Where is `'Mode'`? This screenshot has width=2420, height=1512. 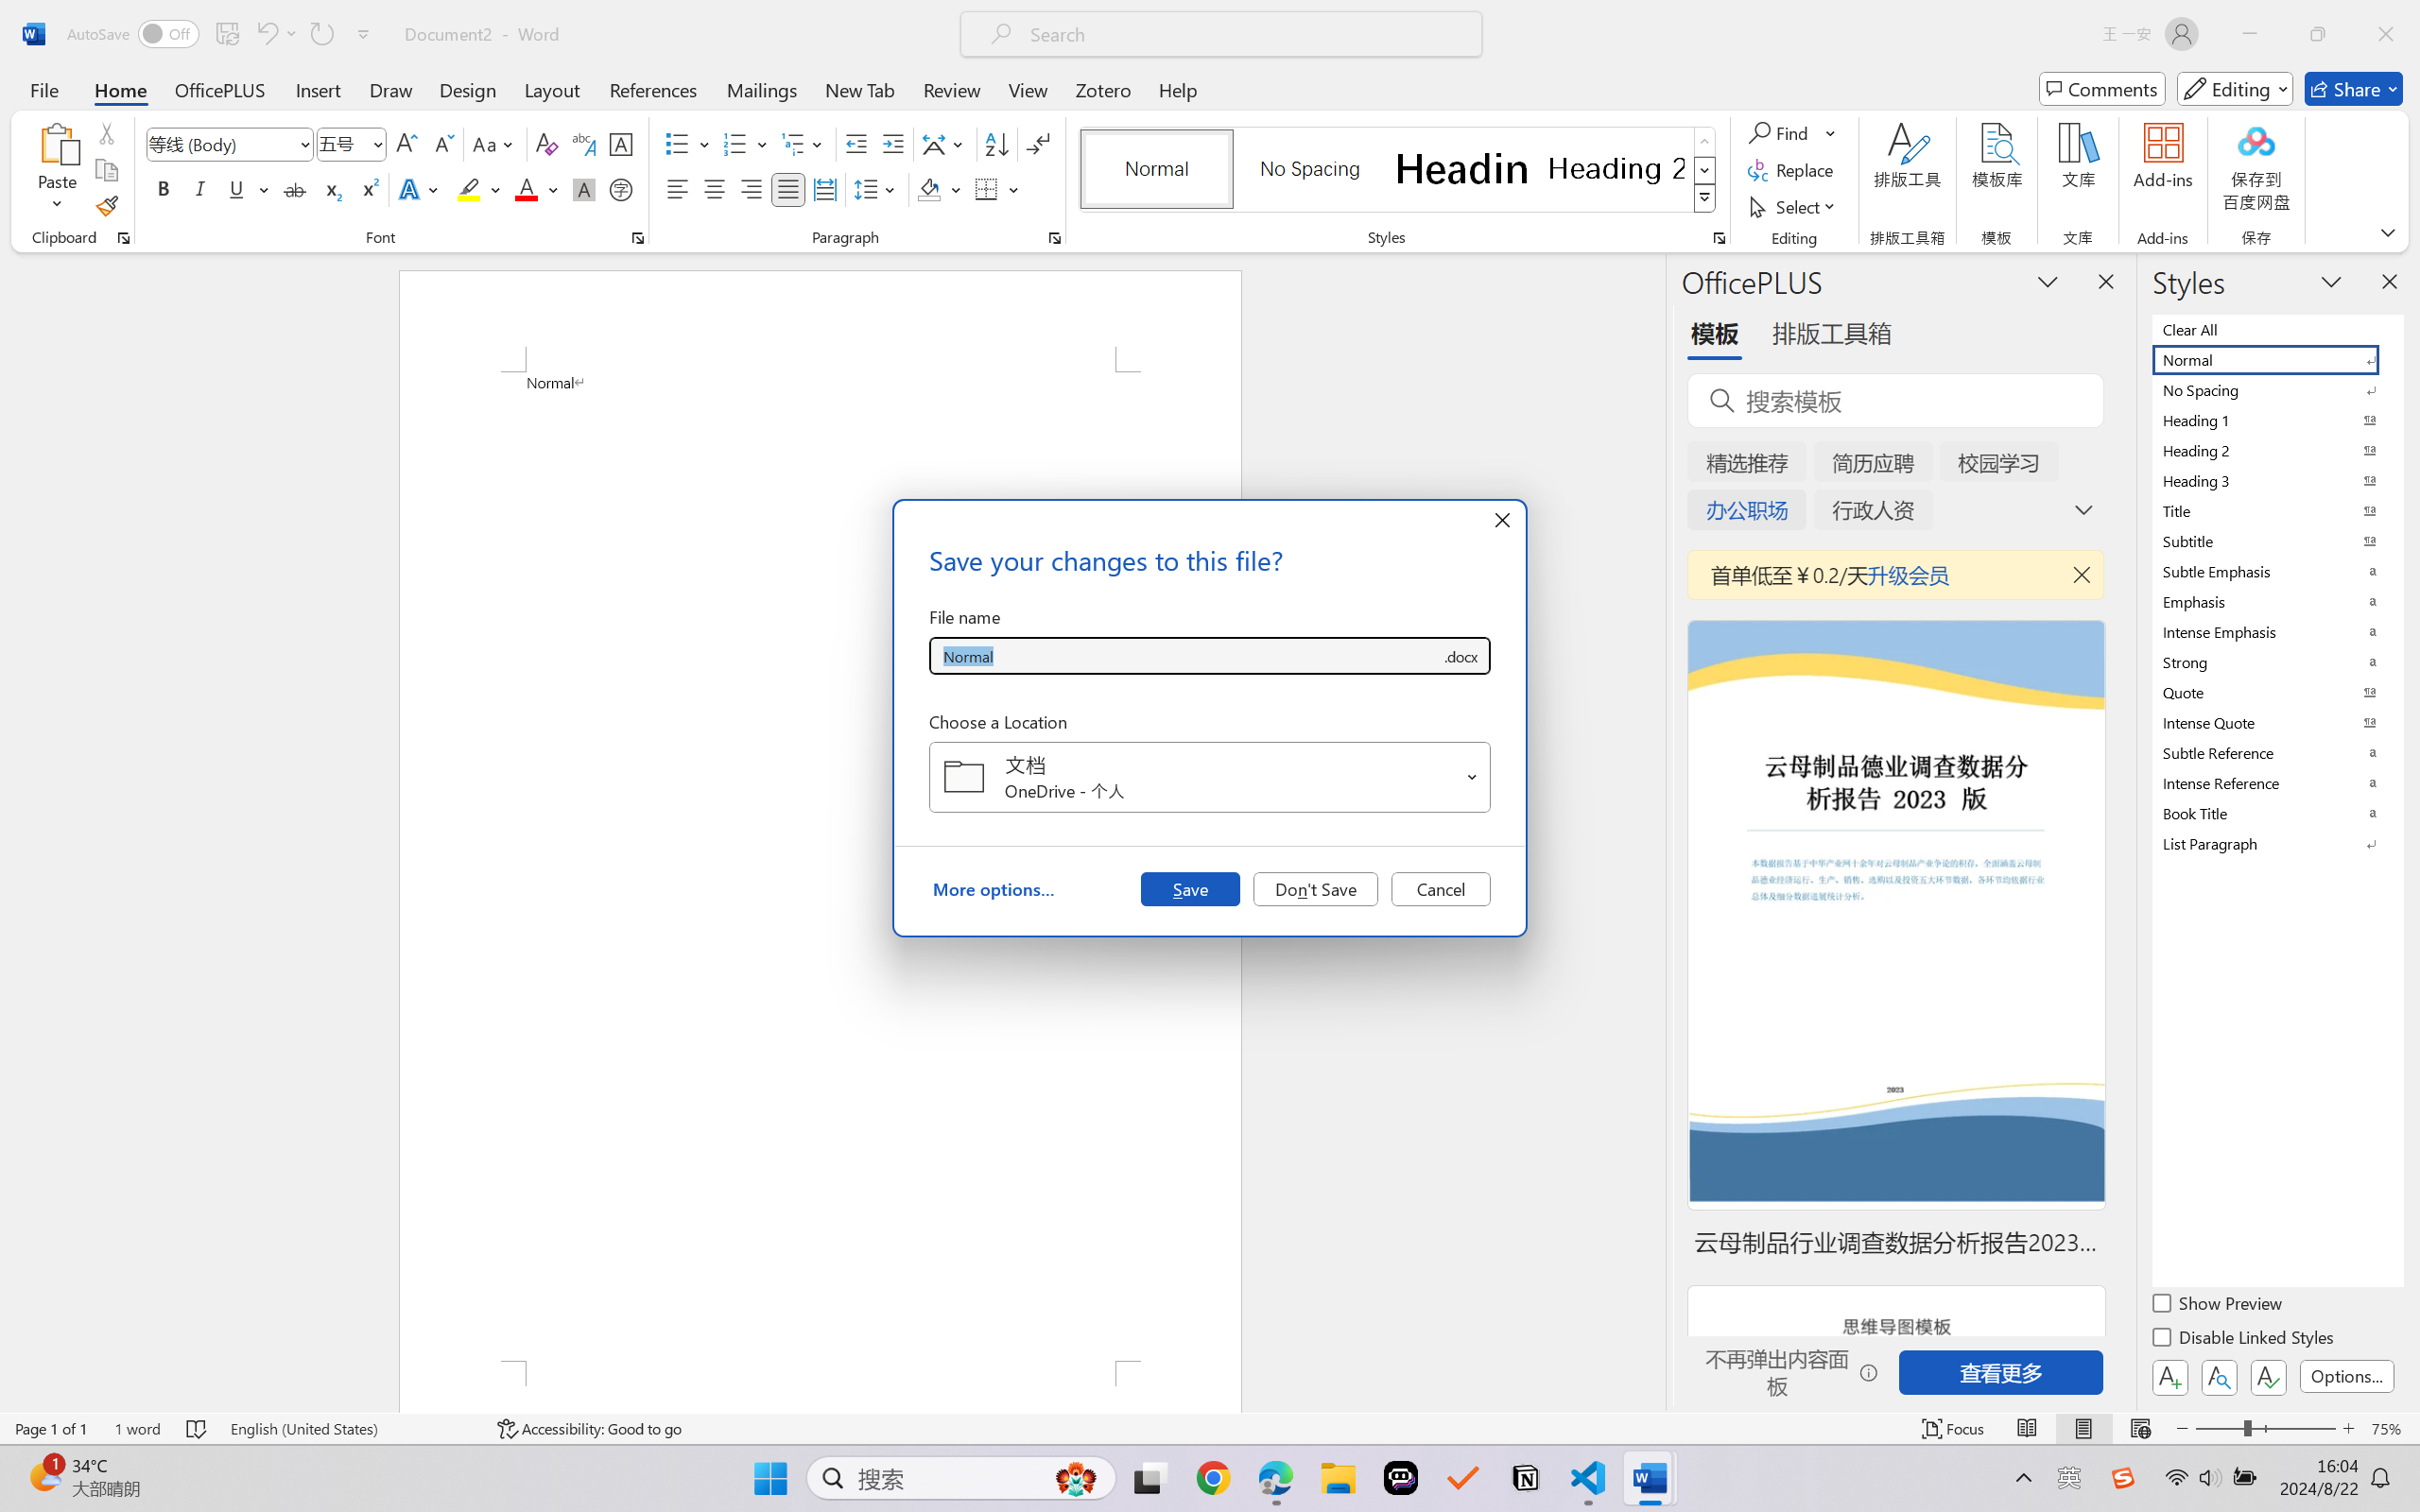 'Mode' is located at coordinates (2235, 88).